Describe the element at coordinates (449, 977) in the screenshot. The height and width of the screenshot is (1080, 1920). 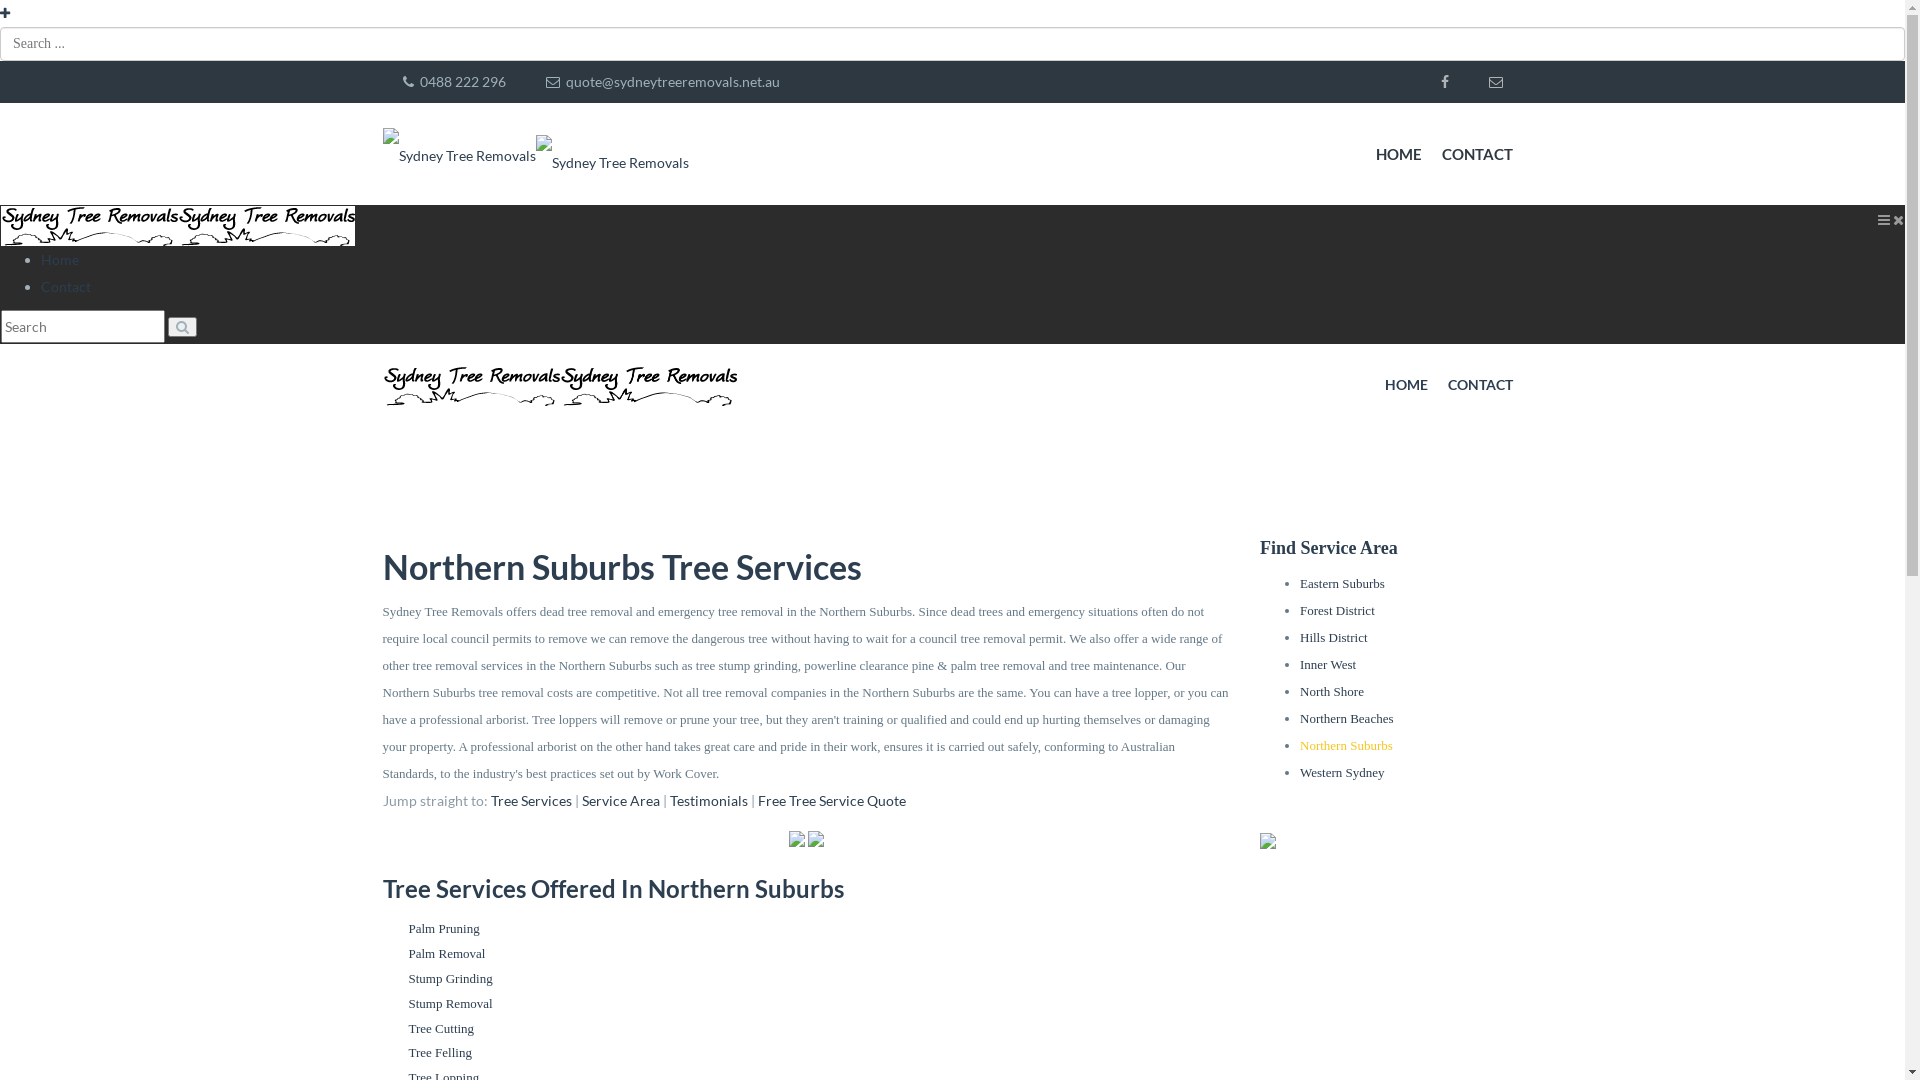
I see `'Stump Grinding'` at that location.